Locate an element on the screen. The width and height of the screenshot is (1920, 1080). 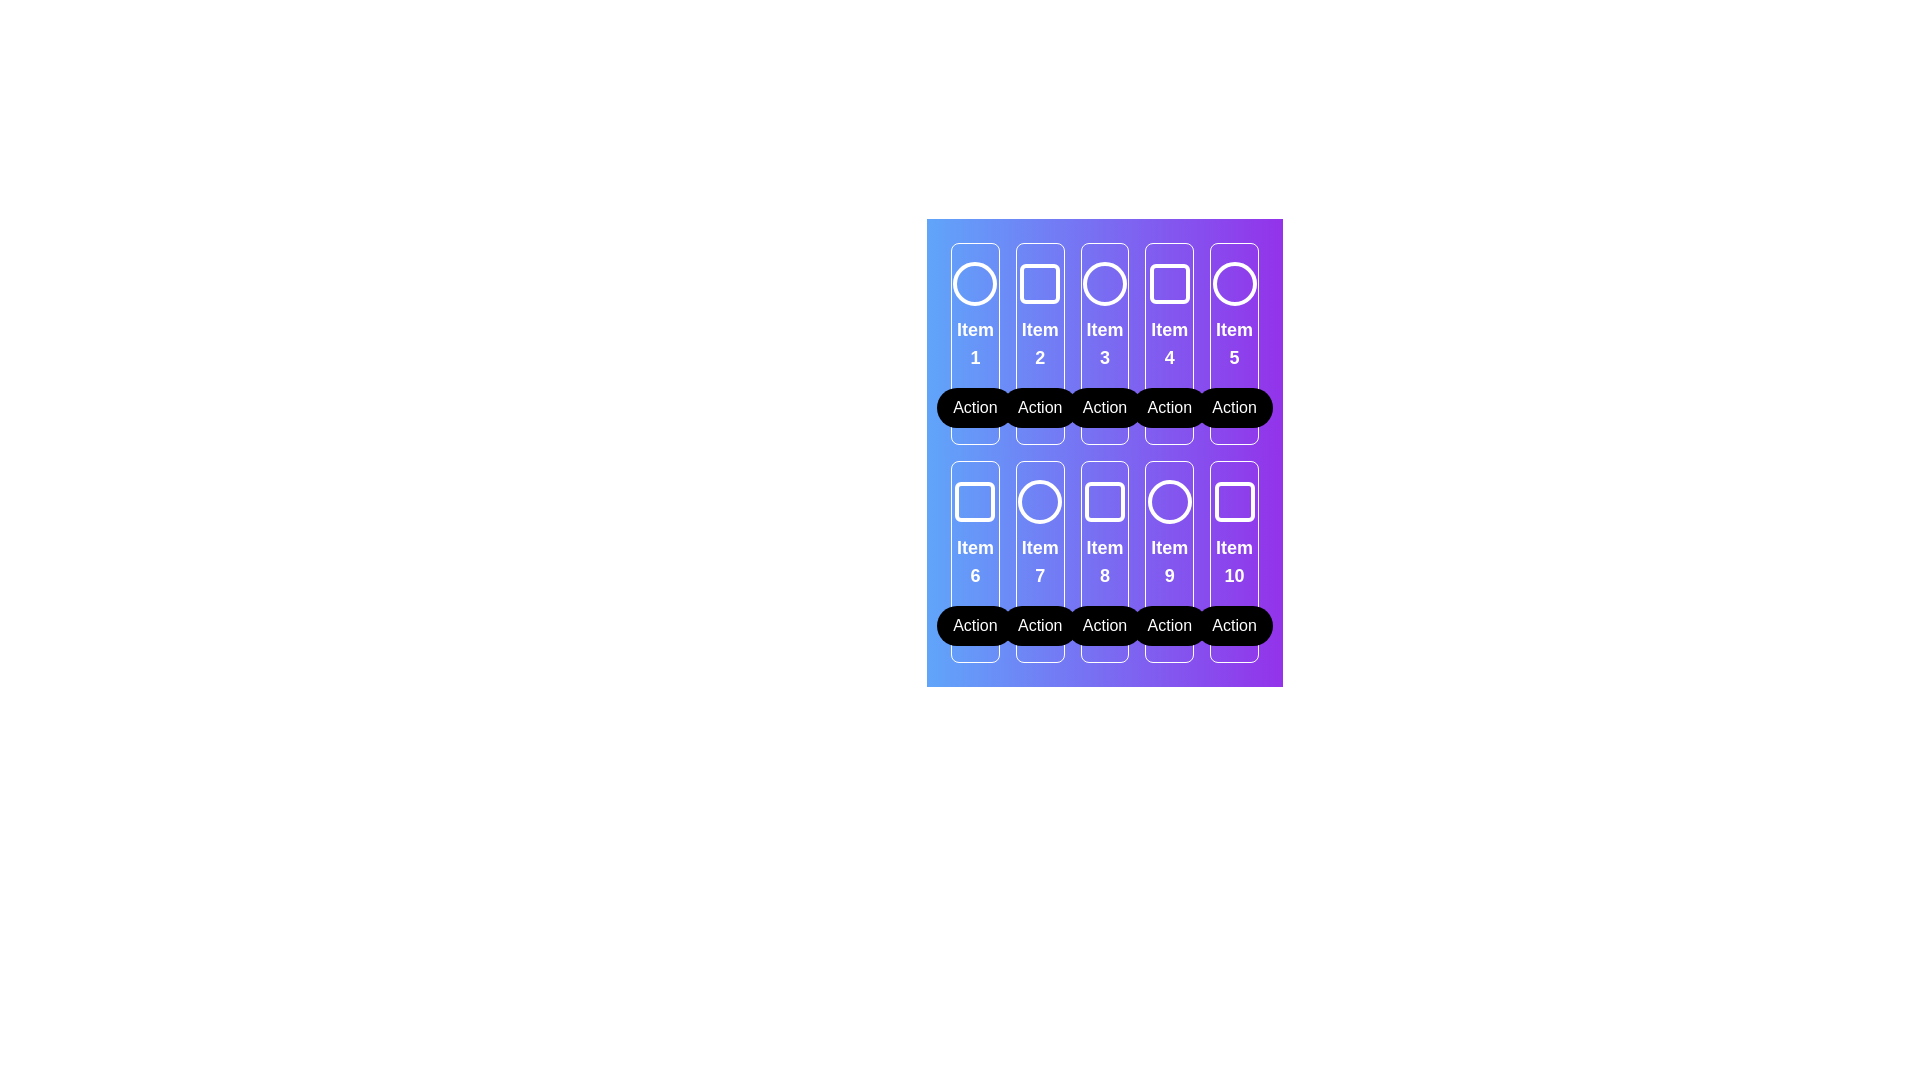
the item representation card located in the bottom row of the grid layout is located at coordinates (1103, 562).